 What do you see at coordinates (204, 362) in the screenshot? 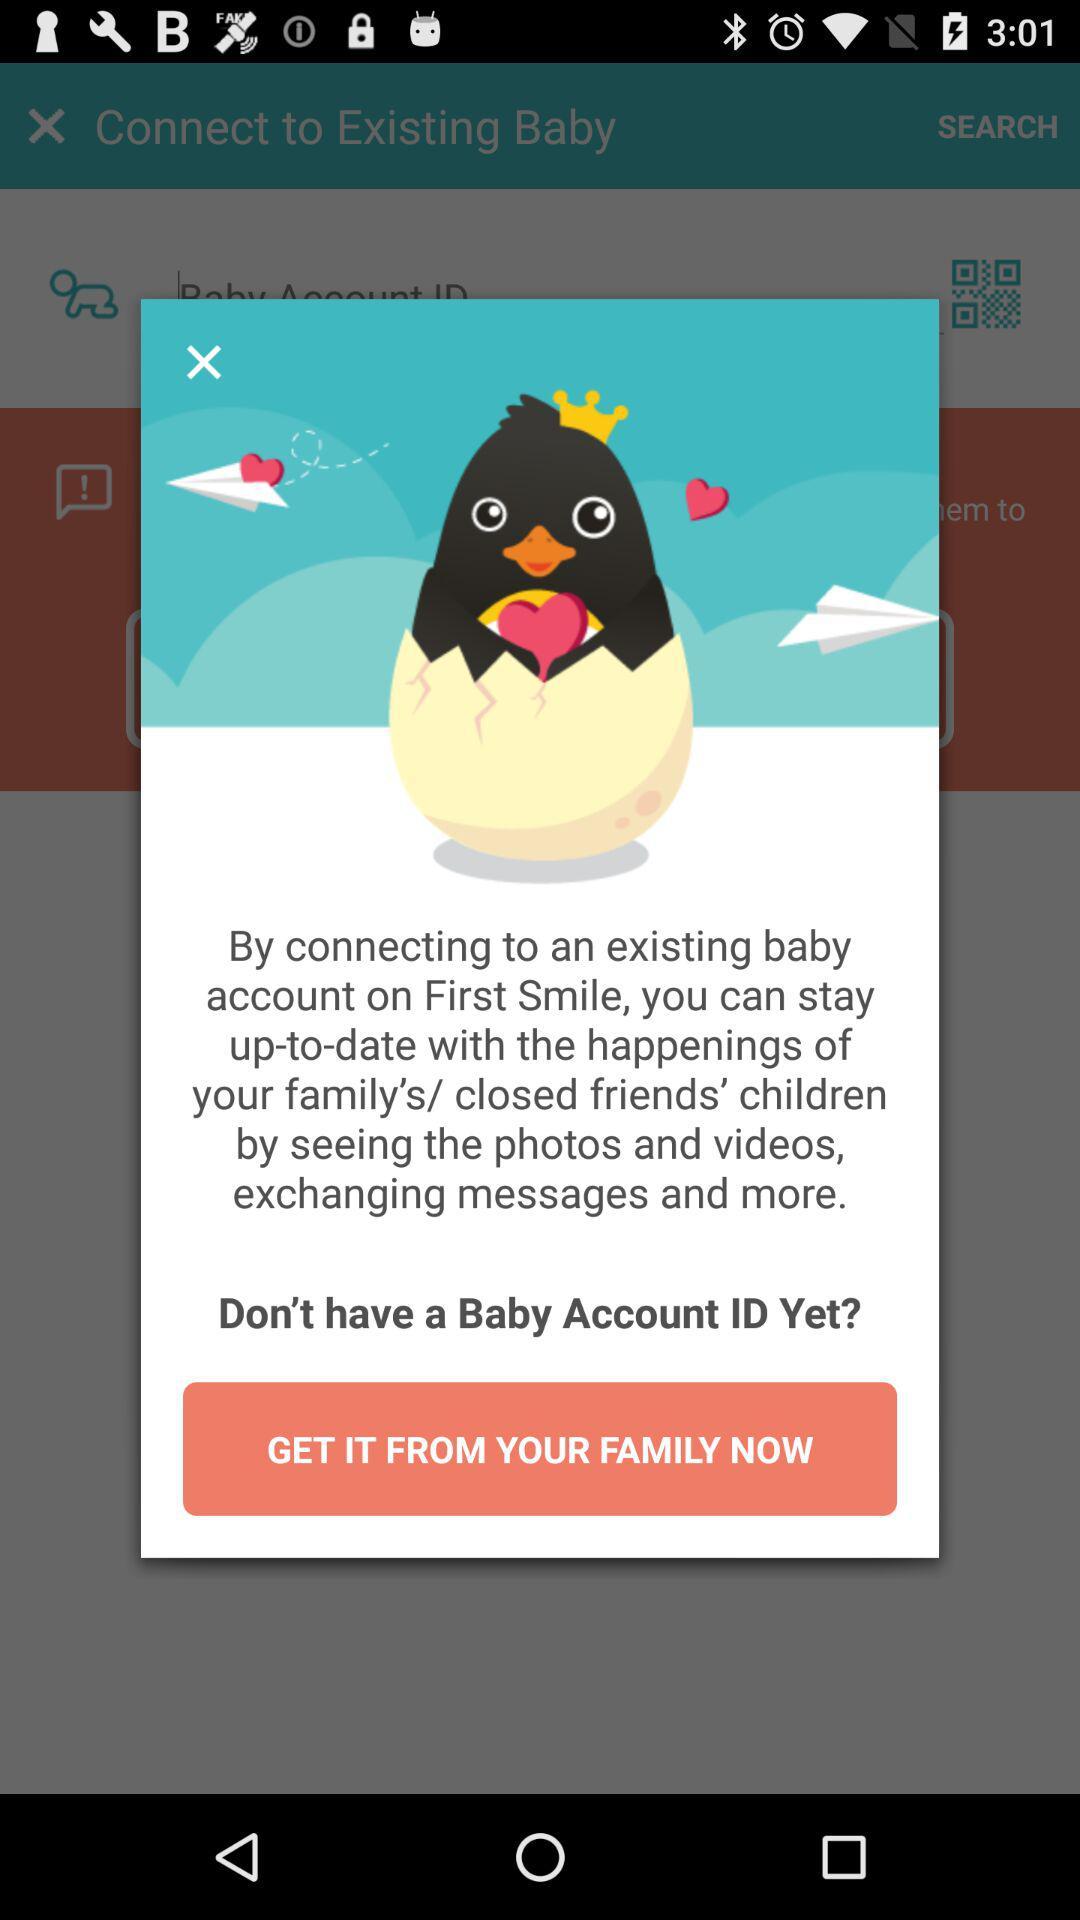
I see `the icon at the top left corner` at bounding box center [204, 362].